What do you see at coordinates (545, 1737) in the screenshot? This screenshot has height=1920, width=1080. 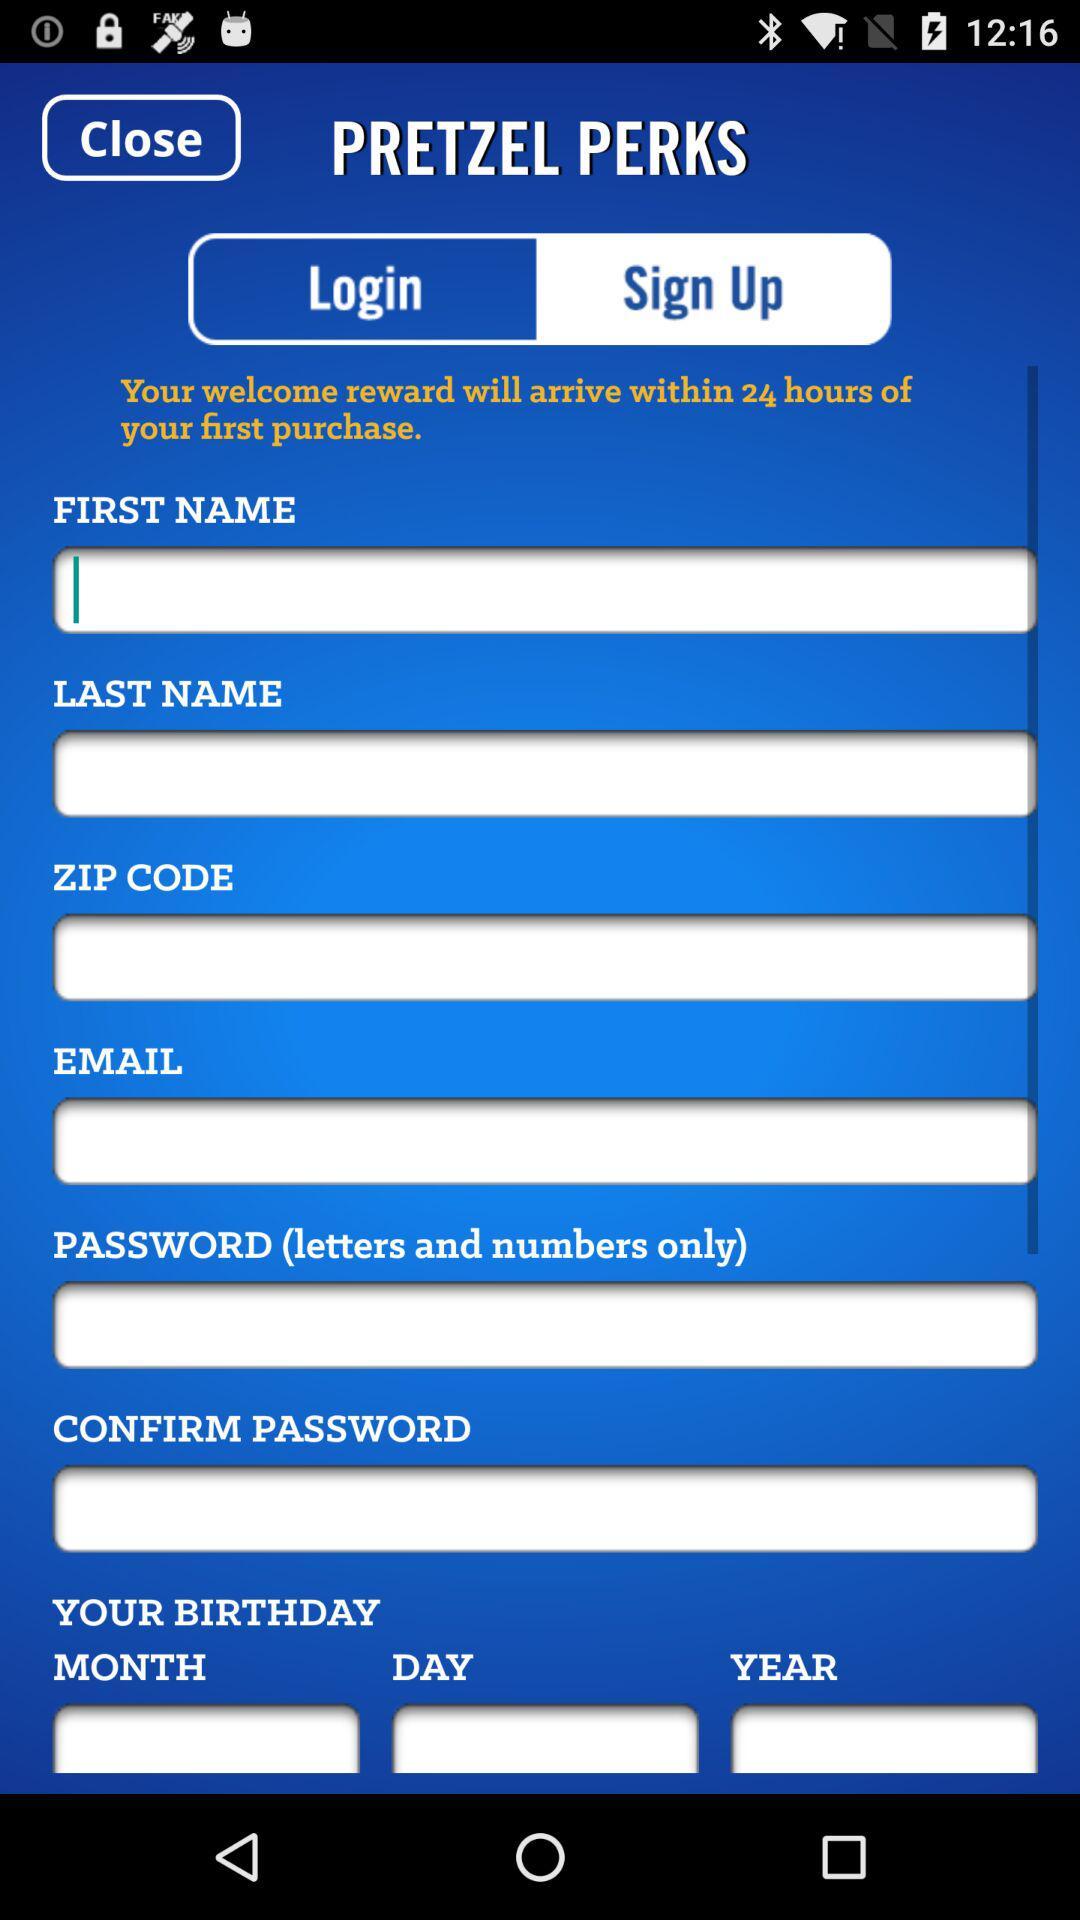 I see `day of your birthday` at bounding box center [545, 1737].